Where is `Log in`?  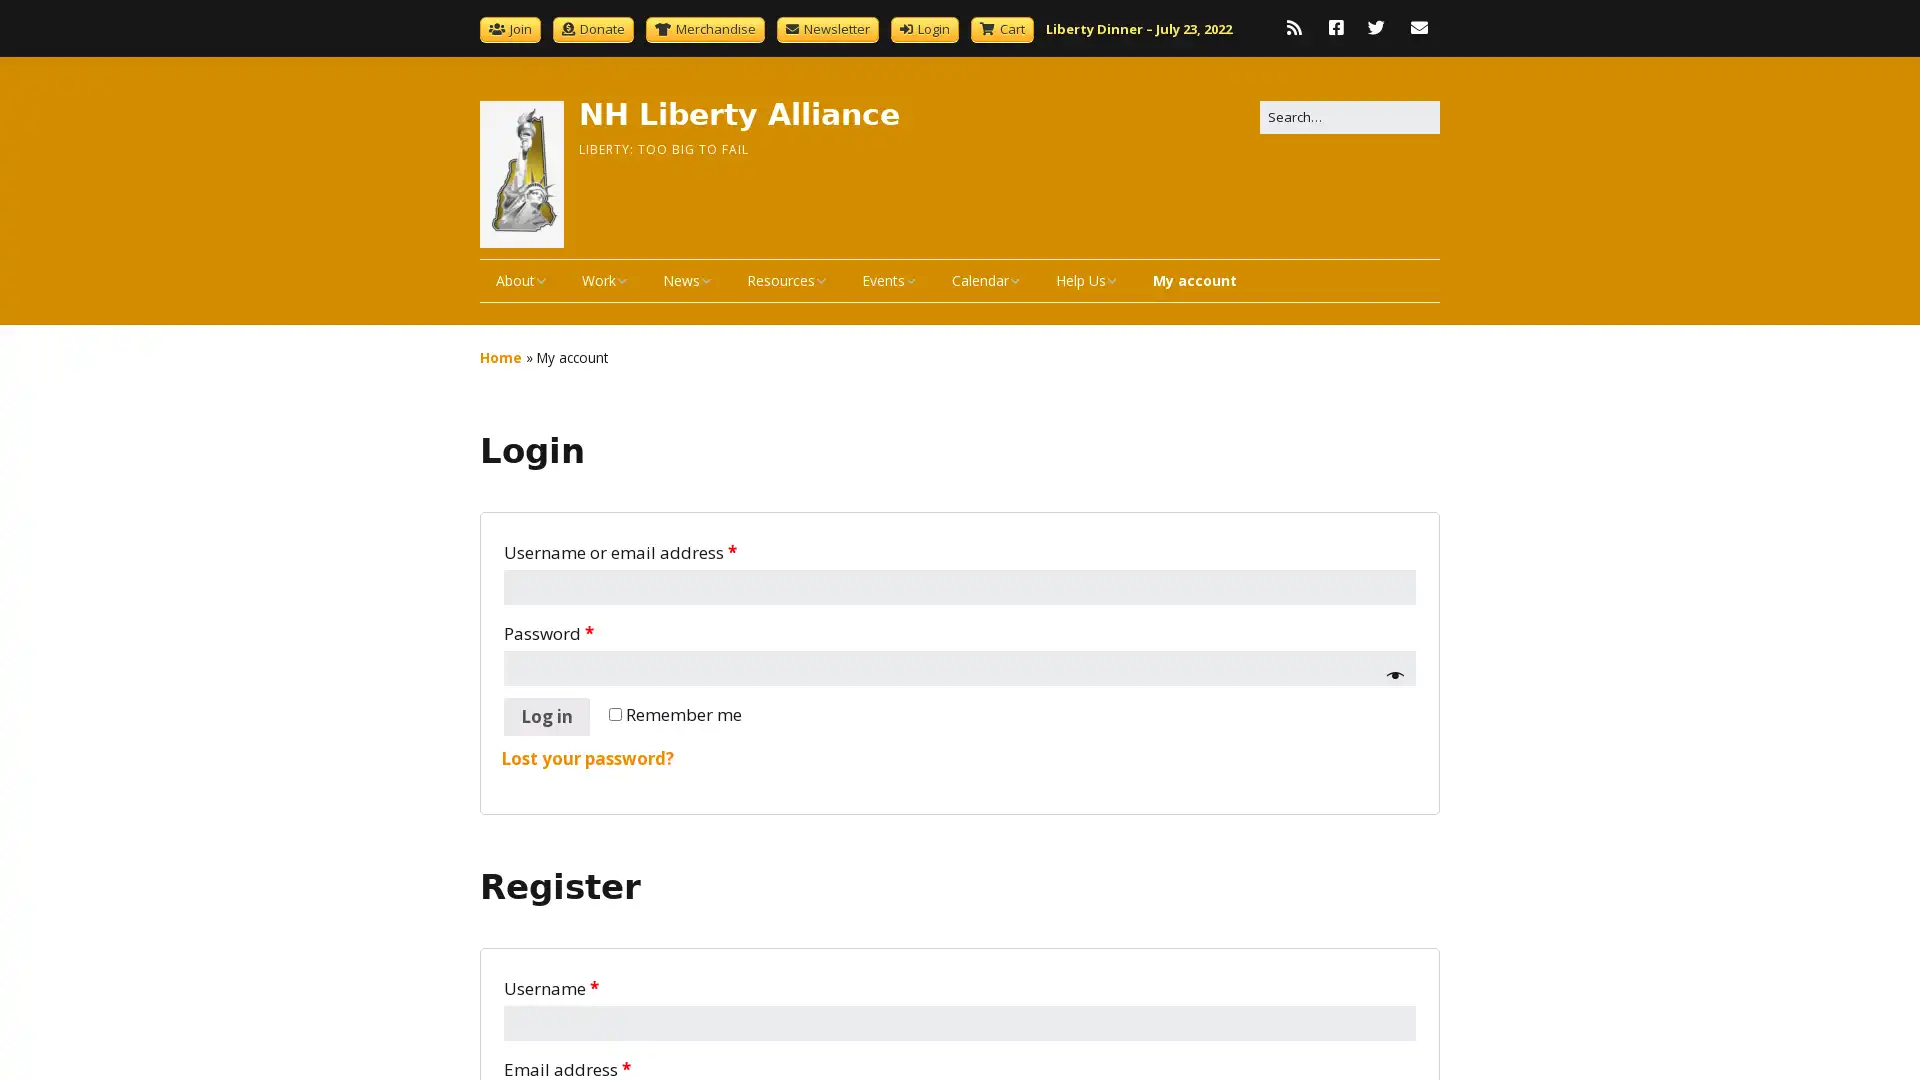 Log in is located at coordinates (547, 715).